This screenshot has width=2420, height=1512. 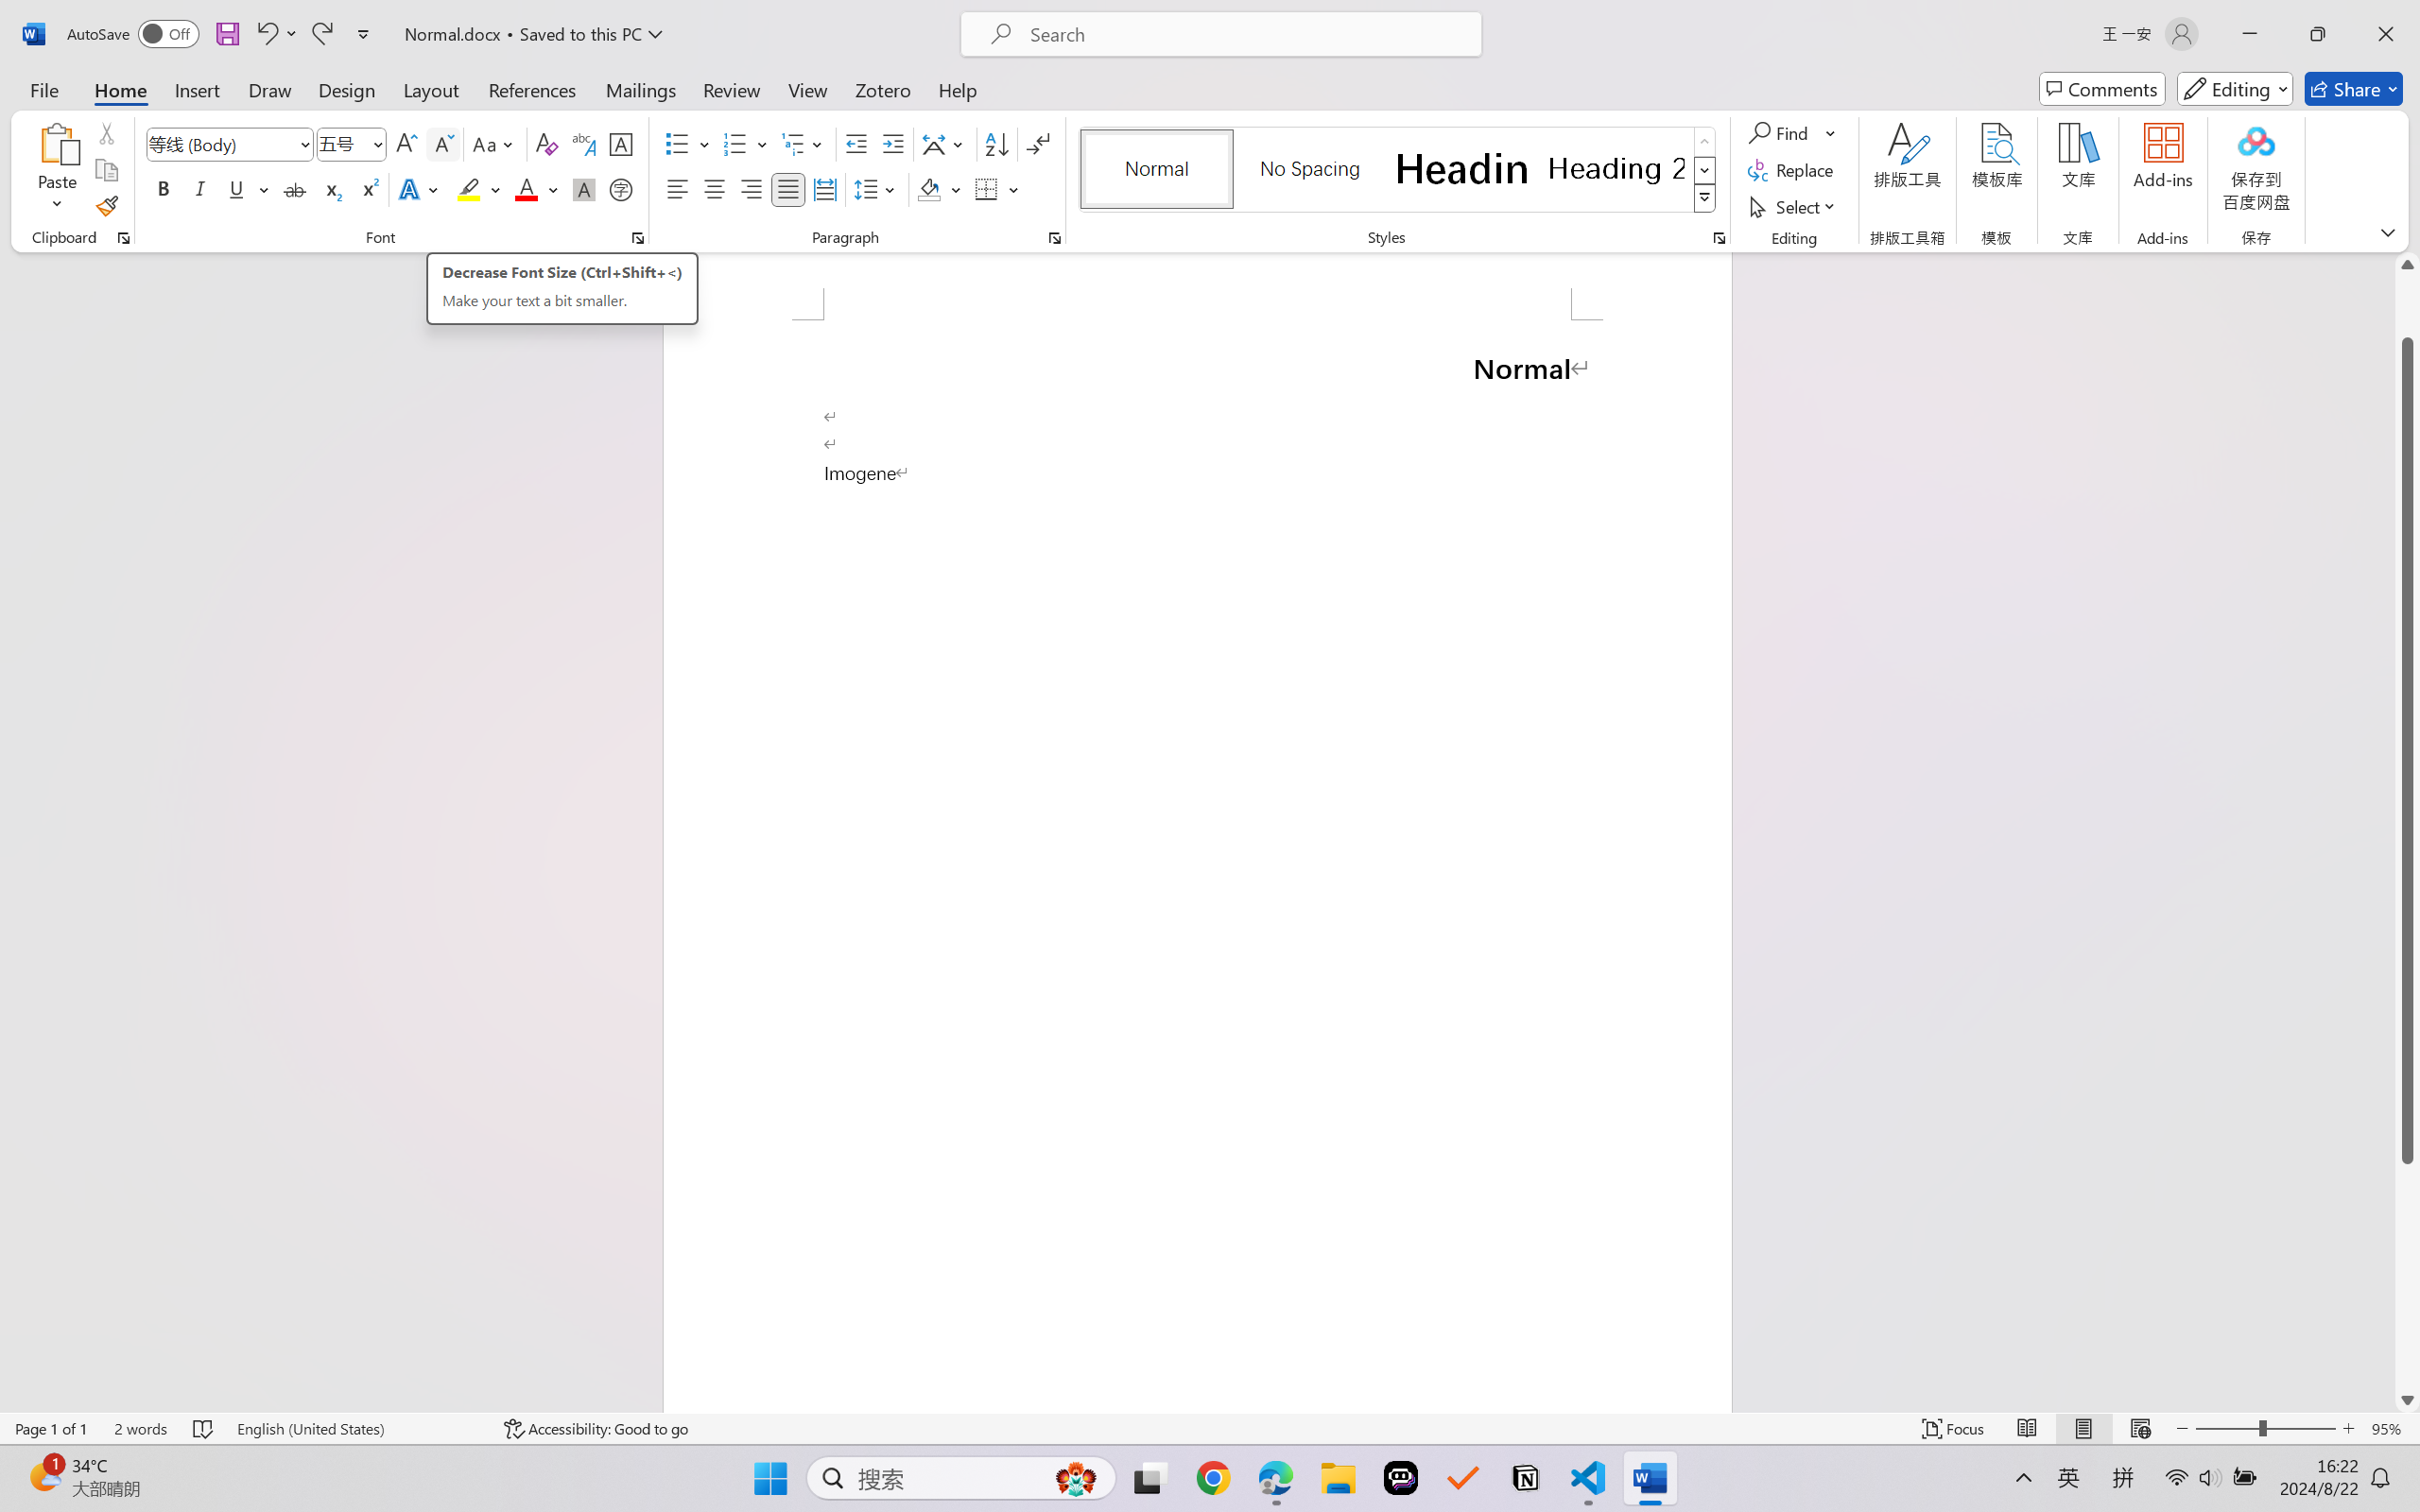 What do you see at coordinates (105, 170) in the screenshot?
I see `'Copy'` at bounding box center [105, 170].